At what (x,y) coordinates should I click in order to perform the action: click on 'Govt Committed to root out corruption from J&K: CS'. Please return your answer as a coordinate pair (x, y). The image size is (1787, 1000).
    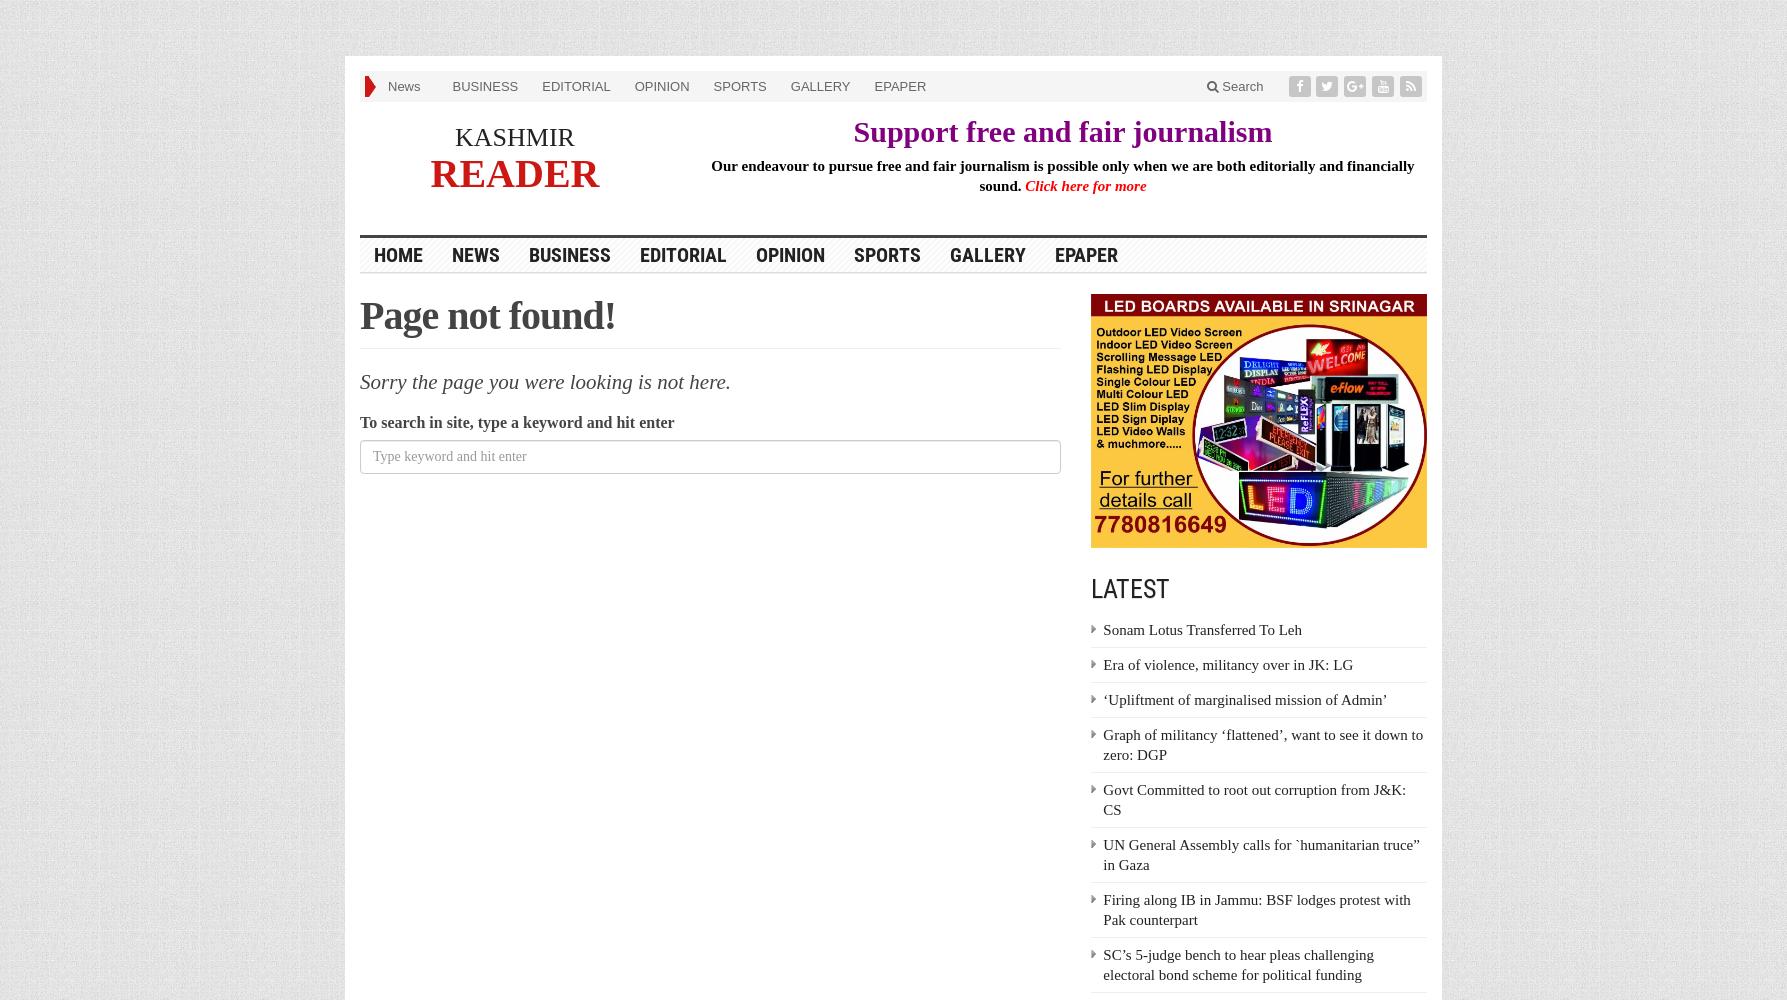
    Looking at the image, I should click on (1253, 800).